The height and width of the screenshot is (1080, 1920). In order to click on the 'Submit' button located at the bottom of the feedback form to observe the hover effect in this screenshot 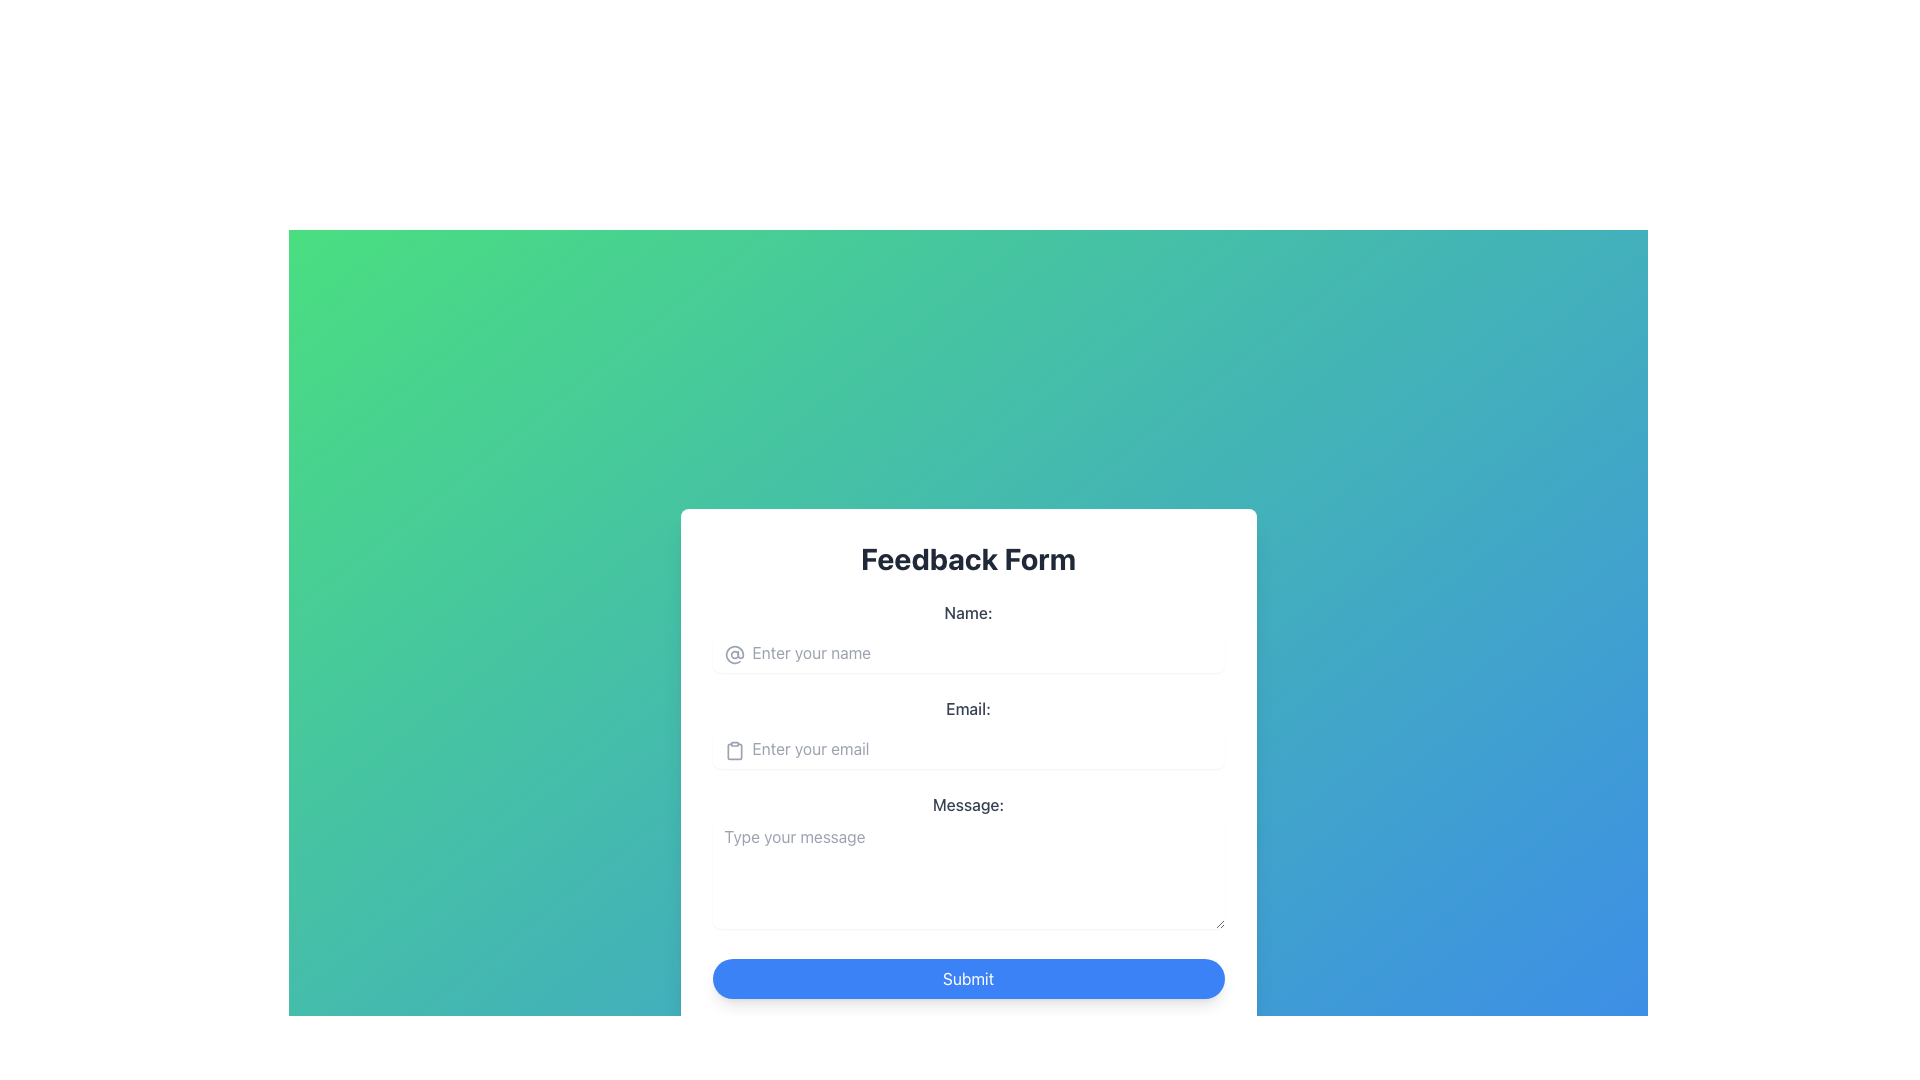, I will do `click(968, 978)`.